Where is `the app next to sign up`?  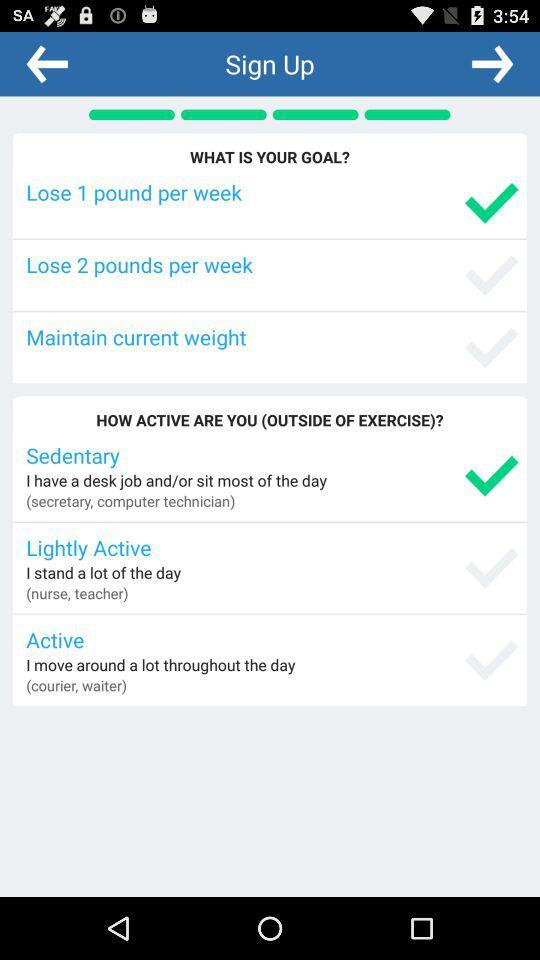 the app next to sign up is located at coordinates (47, 63).